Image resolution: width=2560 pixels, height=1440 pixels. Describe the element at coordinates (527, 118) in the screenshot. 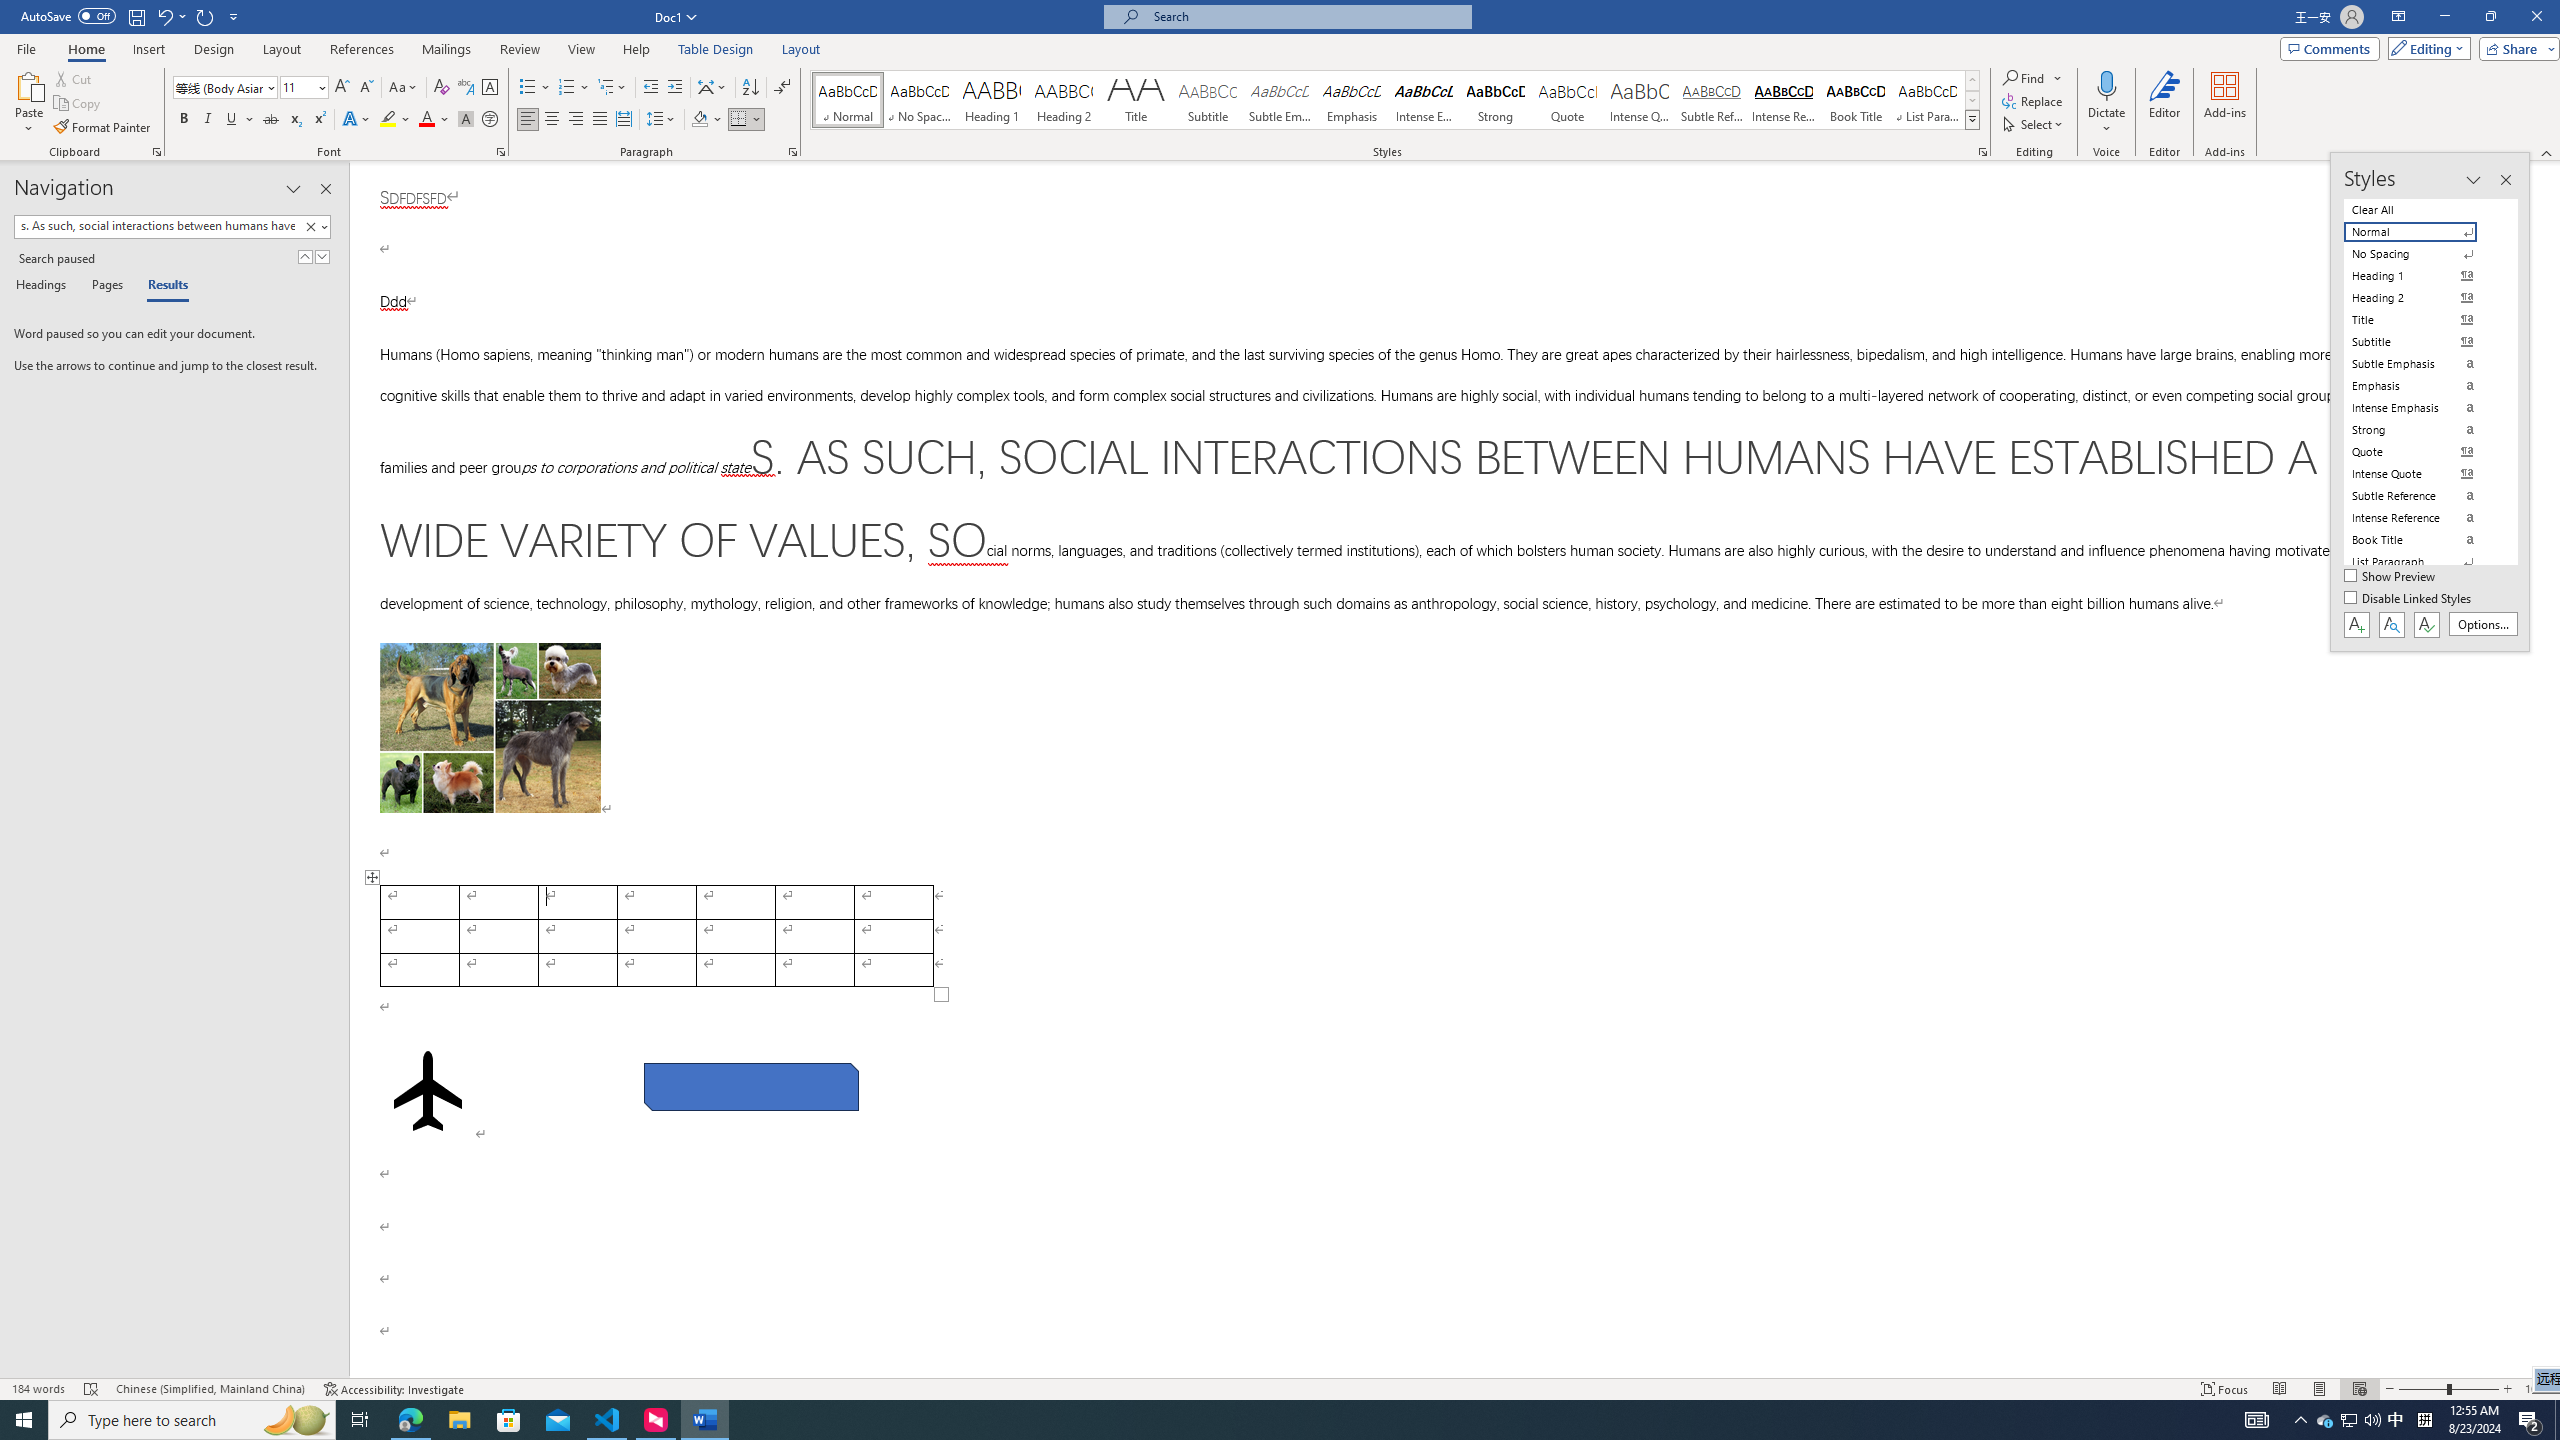

I see `'Align Left'` at that location.